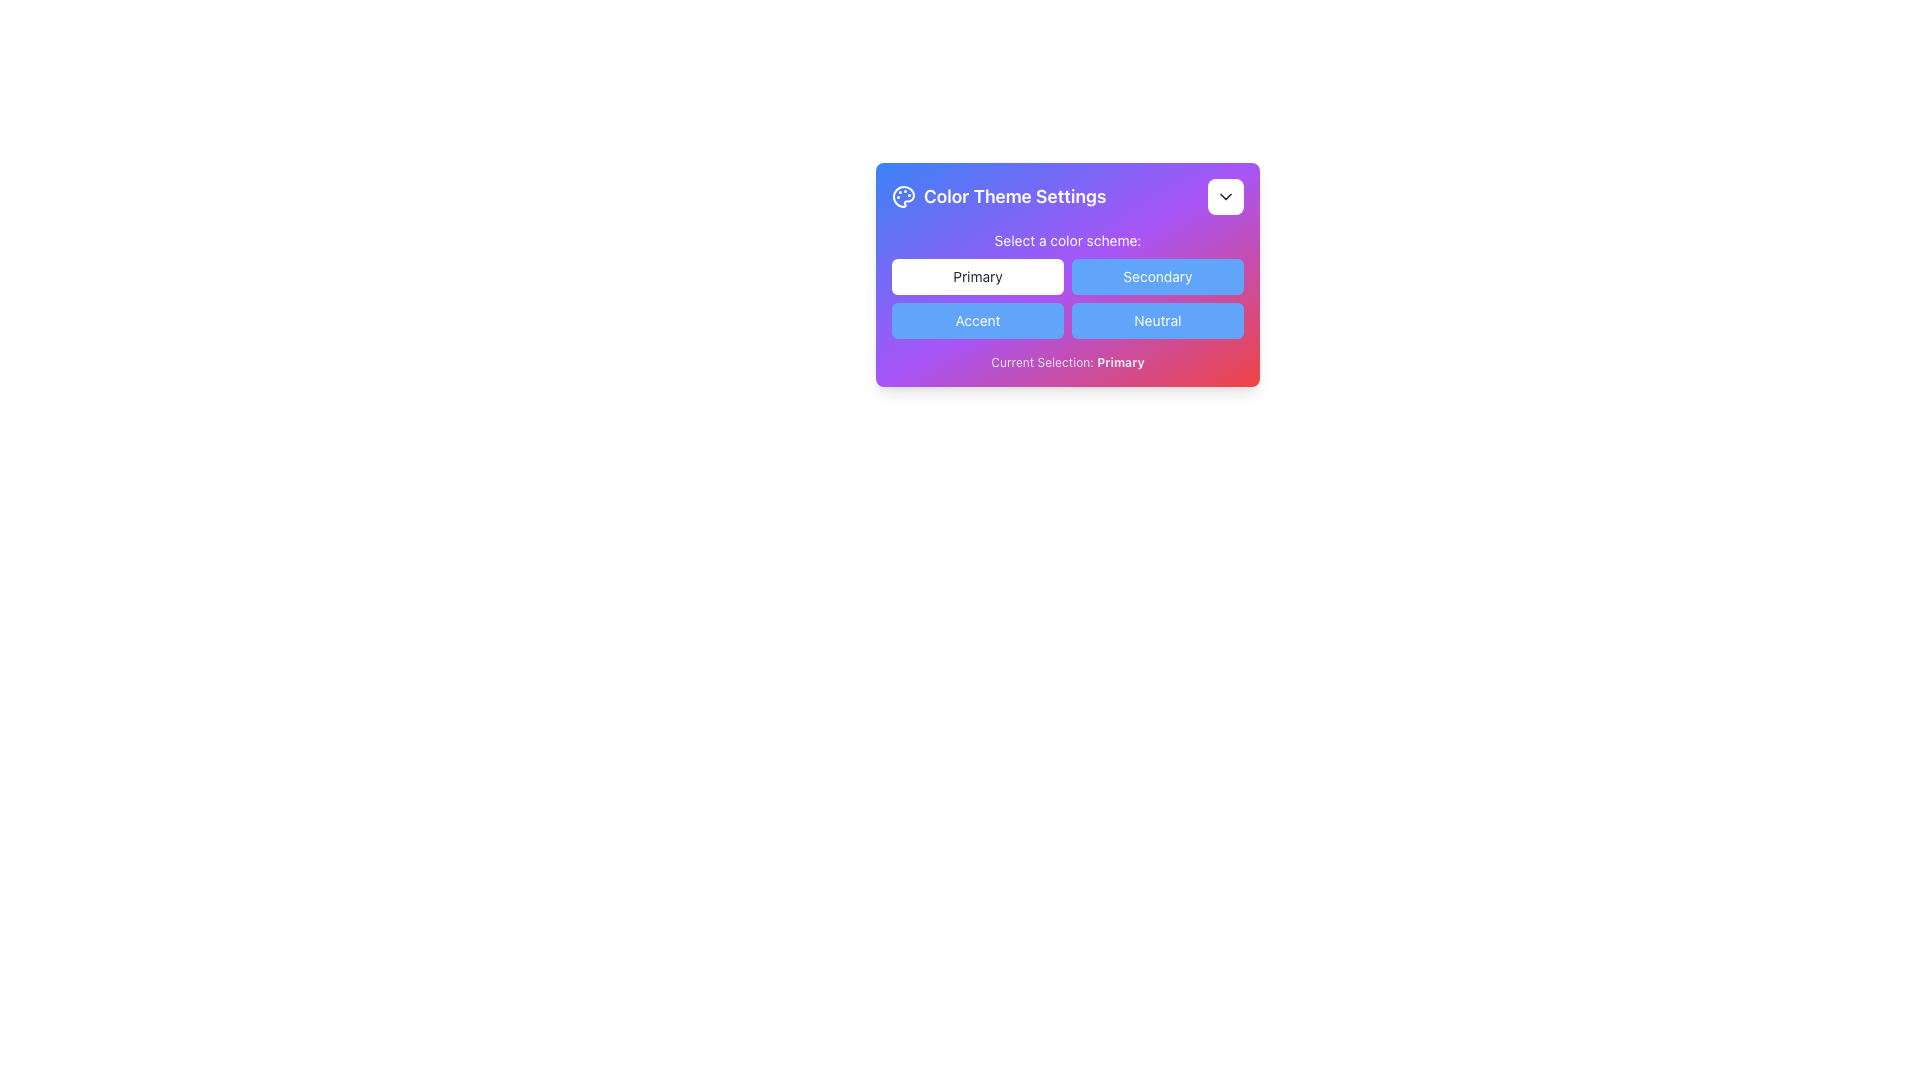  What do you see at coordinates (1067, 196) in the screenshot?
I see `the Title section with a dropdown for color theme options, located at the top of the Color Theme Settings section` at bounding box center [1067, 196].